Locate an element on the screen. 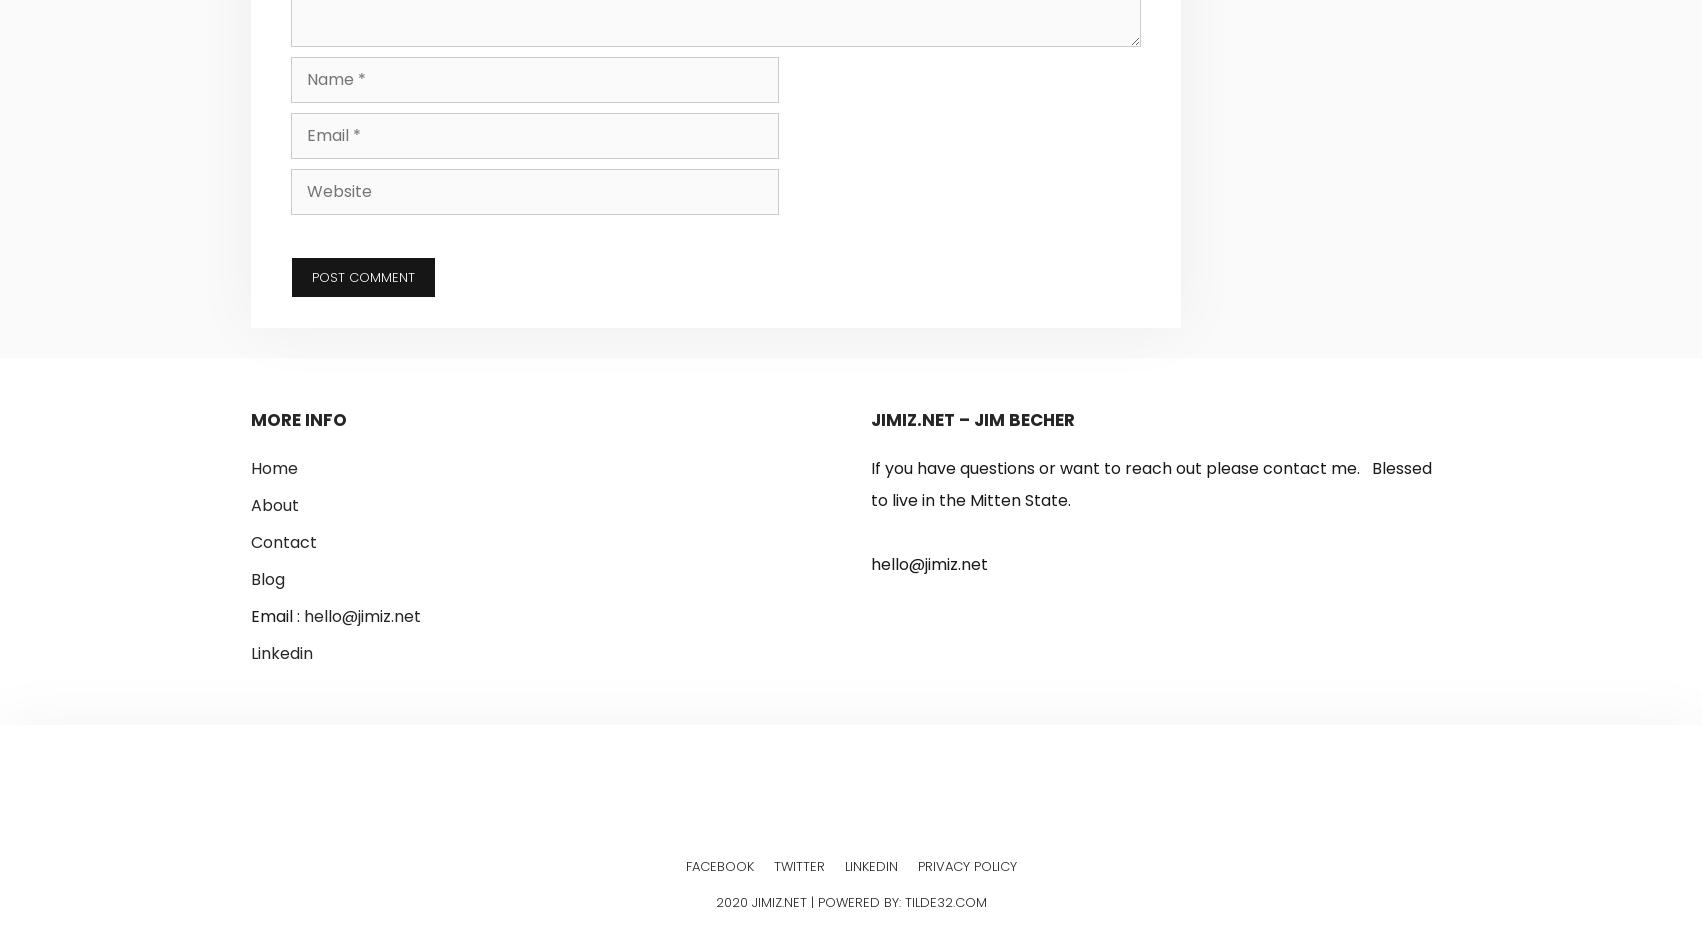  'If you have questions or want to reach out please contact me.   Blessed to live in the Mitten State.' is located at coordinates (1151, 482).